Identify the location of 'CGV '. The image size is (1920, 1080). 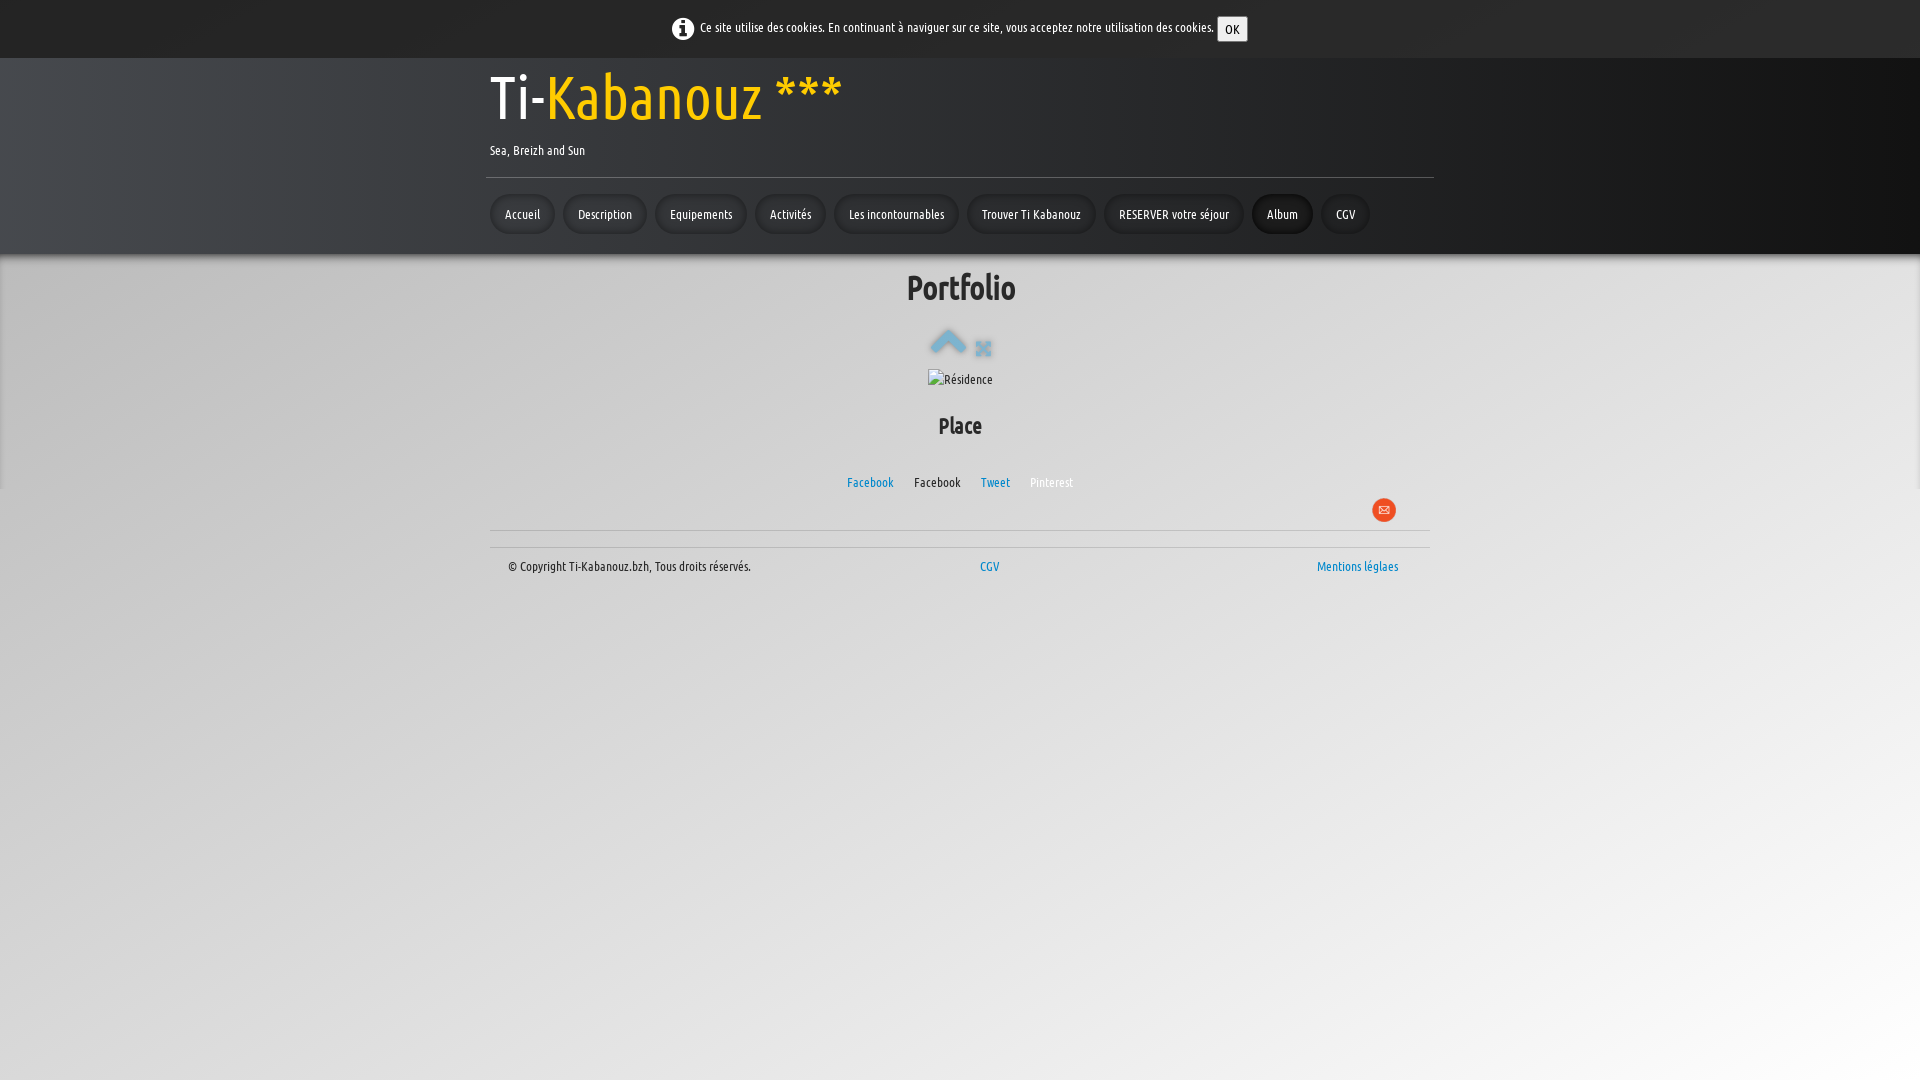
(992, 565).